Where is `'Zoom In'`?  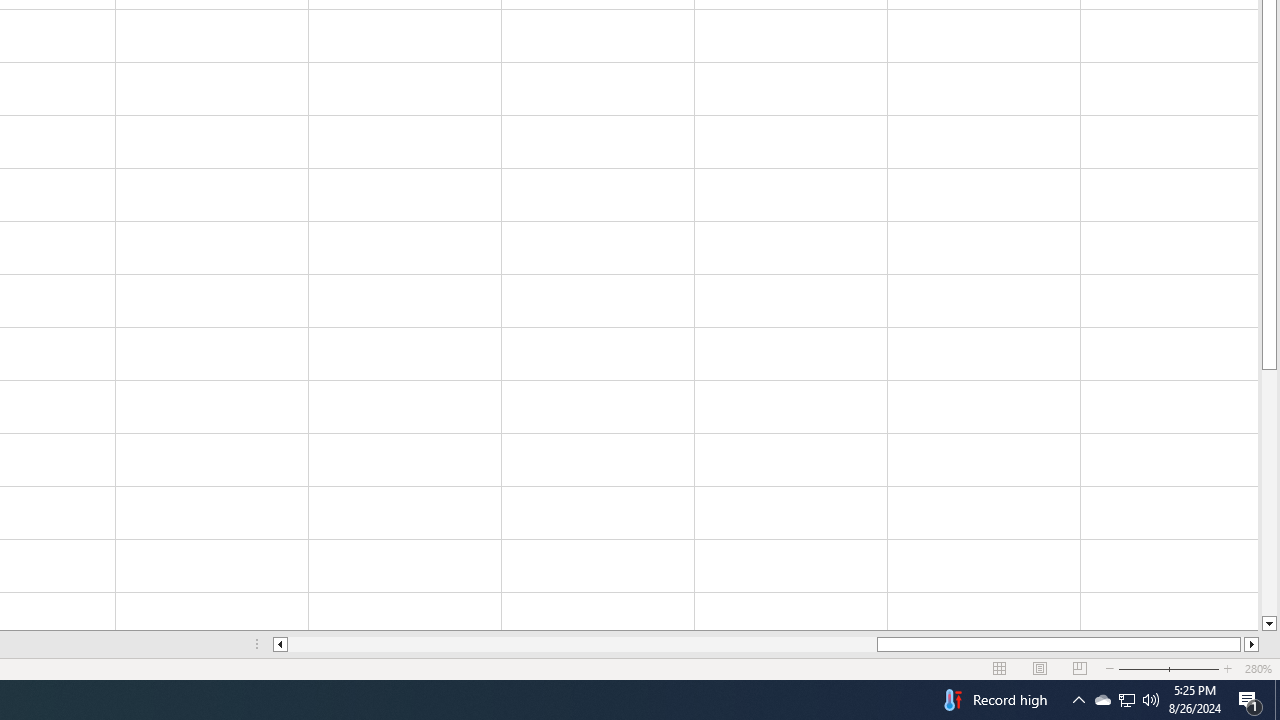
'Zoom In' is located at coordinates (1226, 669).